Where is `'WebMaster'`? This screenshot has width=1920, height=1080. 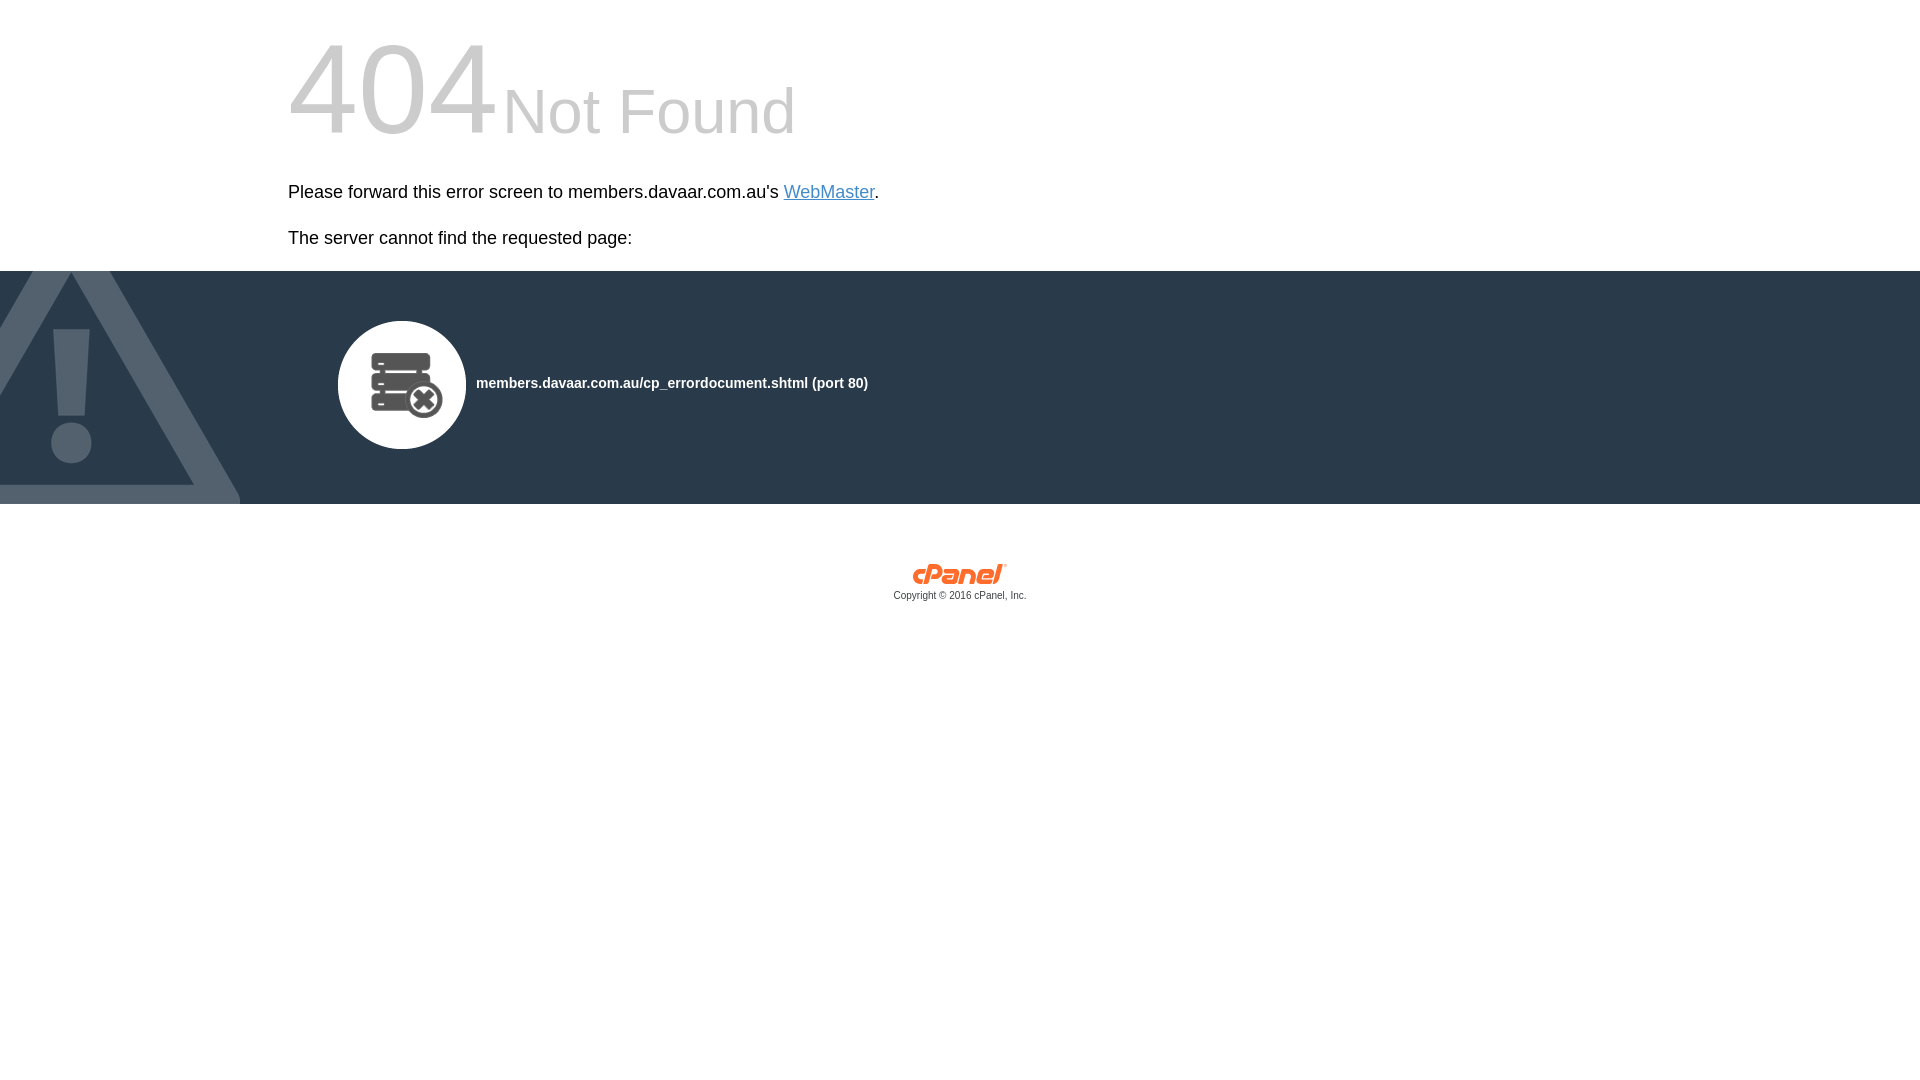
'WebMaster' is located at coordinates (829, 192).